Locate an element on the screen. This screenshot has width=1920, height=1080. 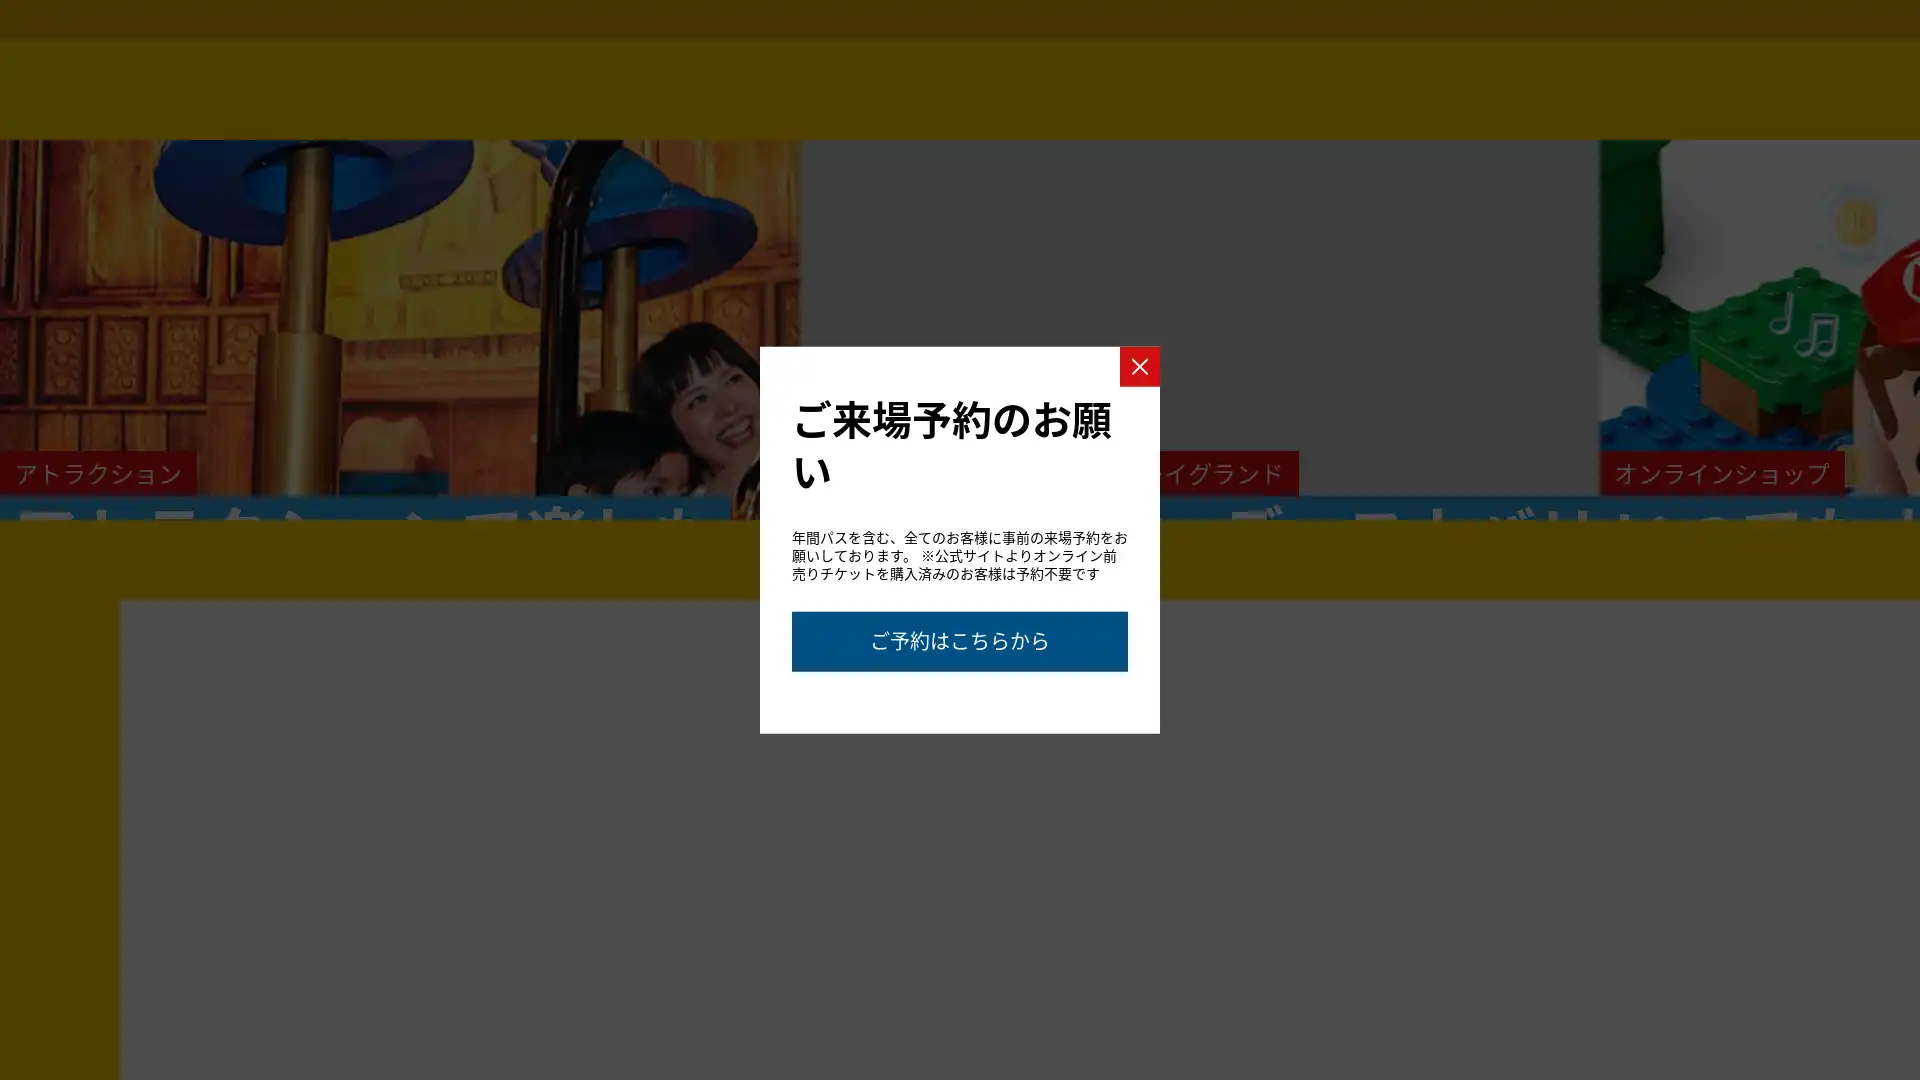
Go to slide 2 is located at coordinates (960, 774).